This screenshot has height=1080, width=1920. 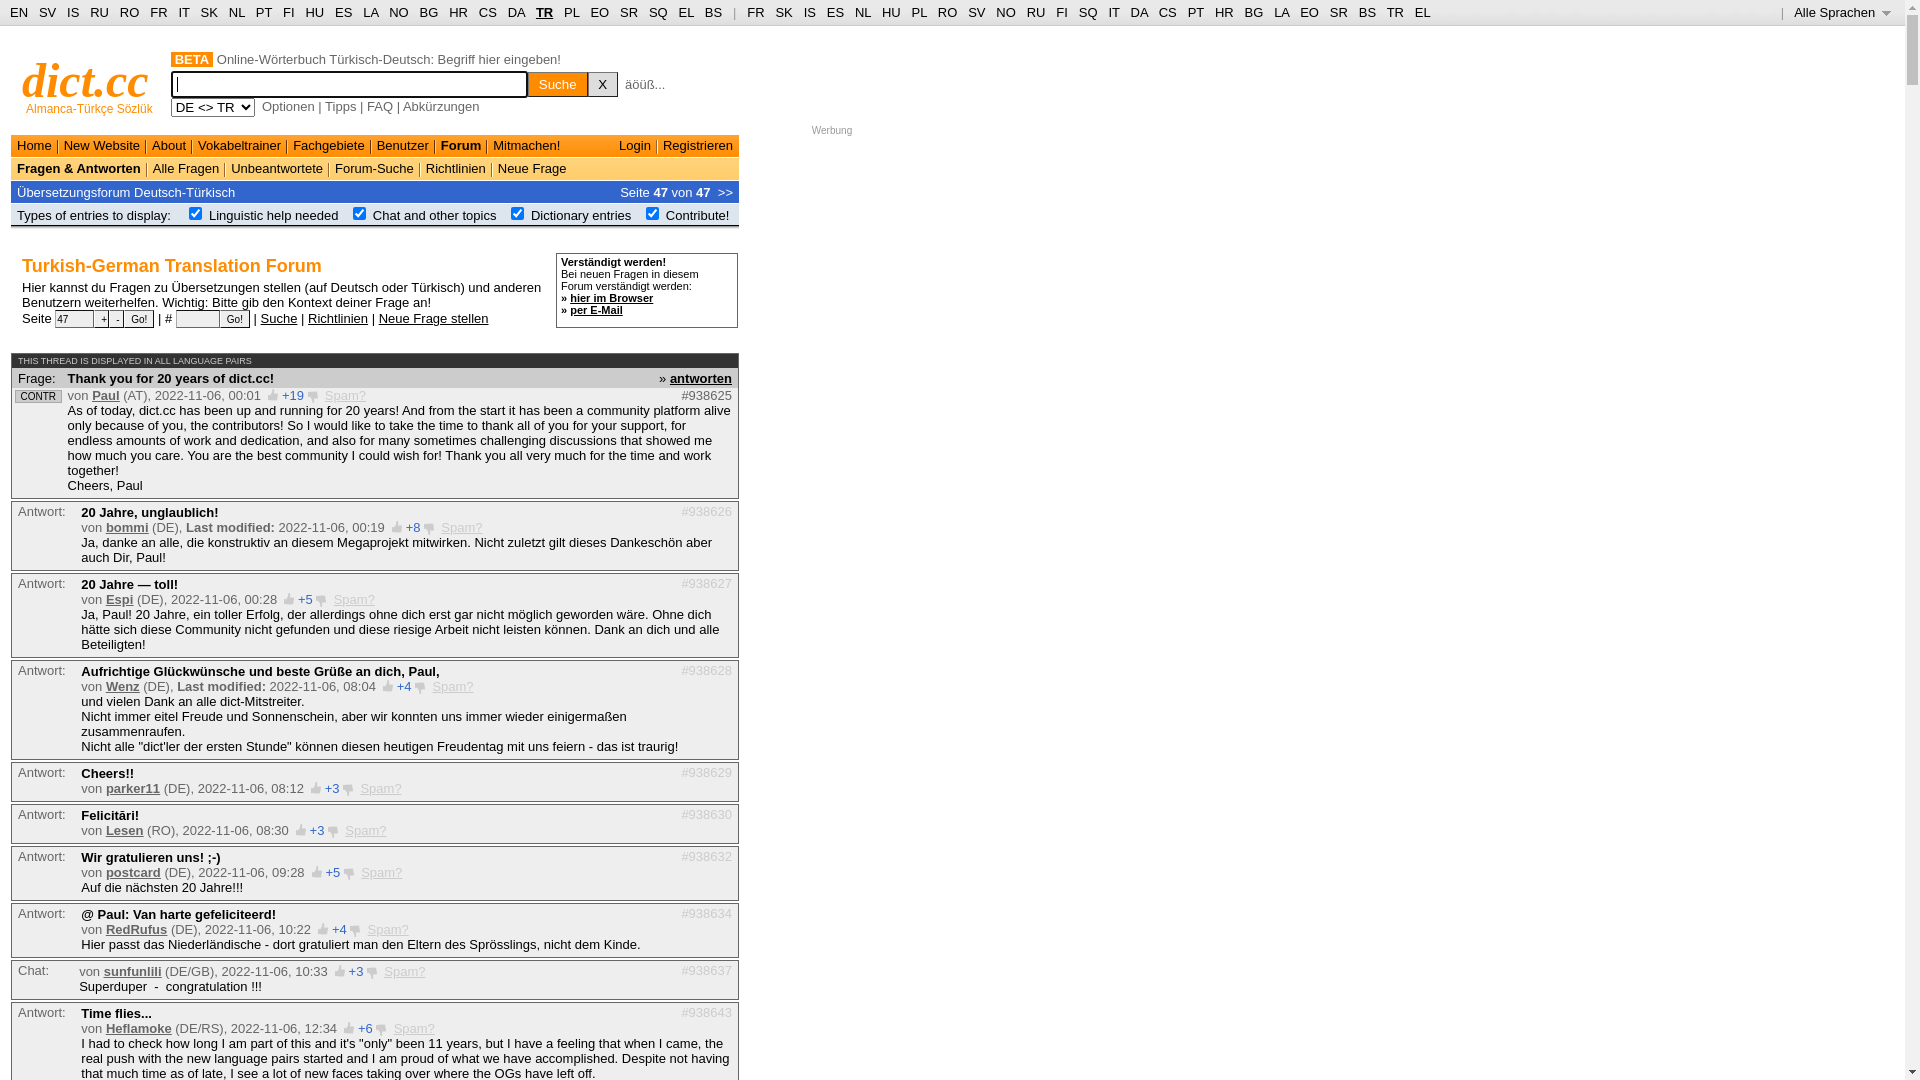 I want to click on 'CS', so click(x=1158, y=12).